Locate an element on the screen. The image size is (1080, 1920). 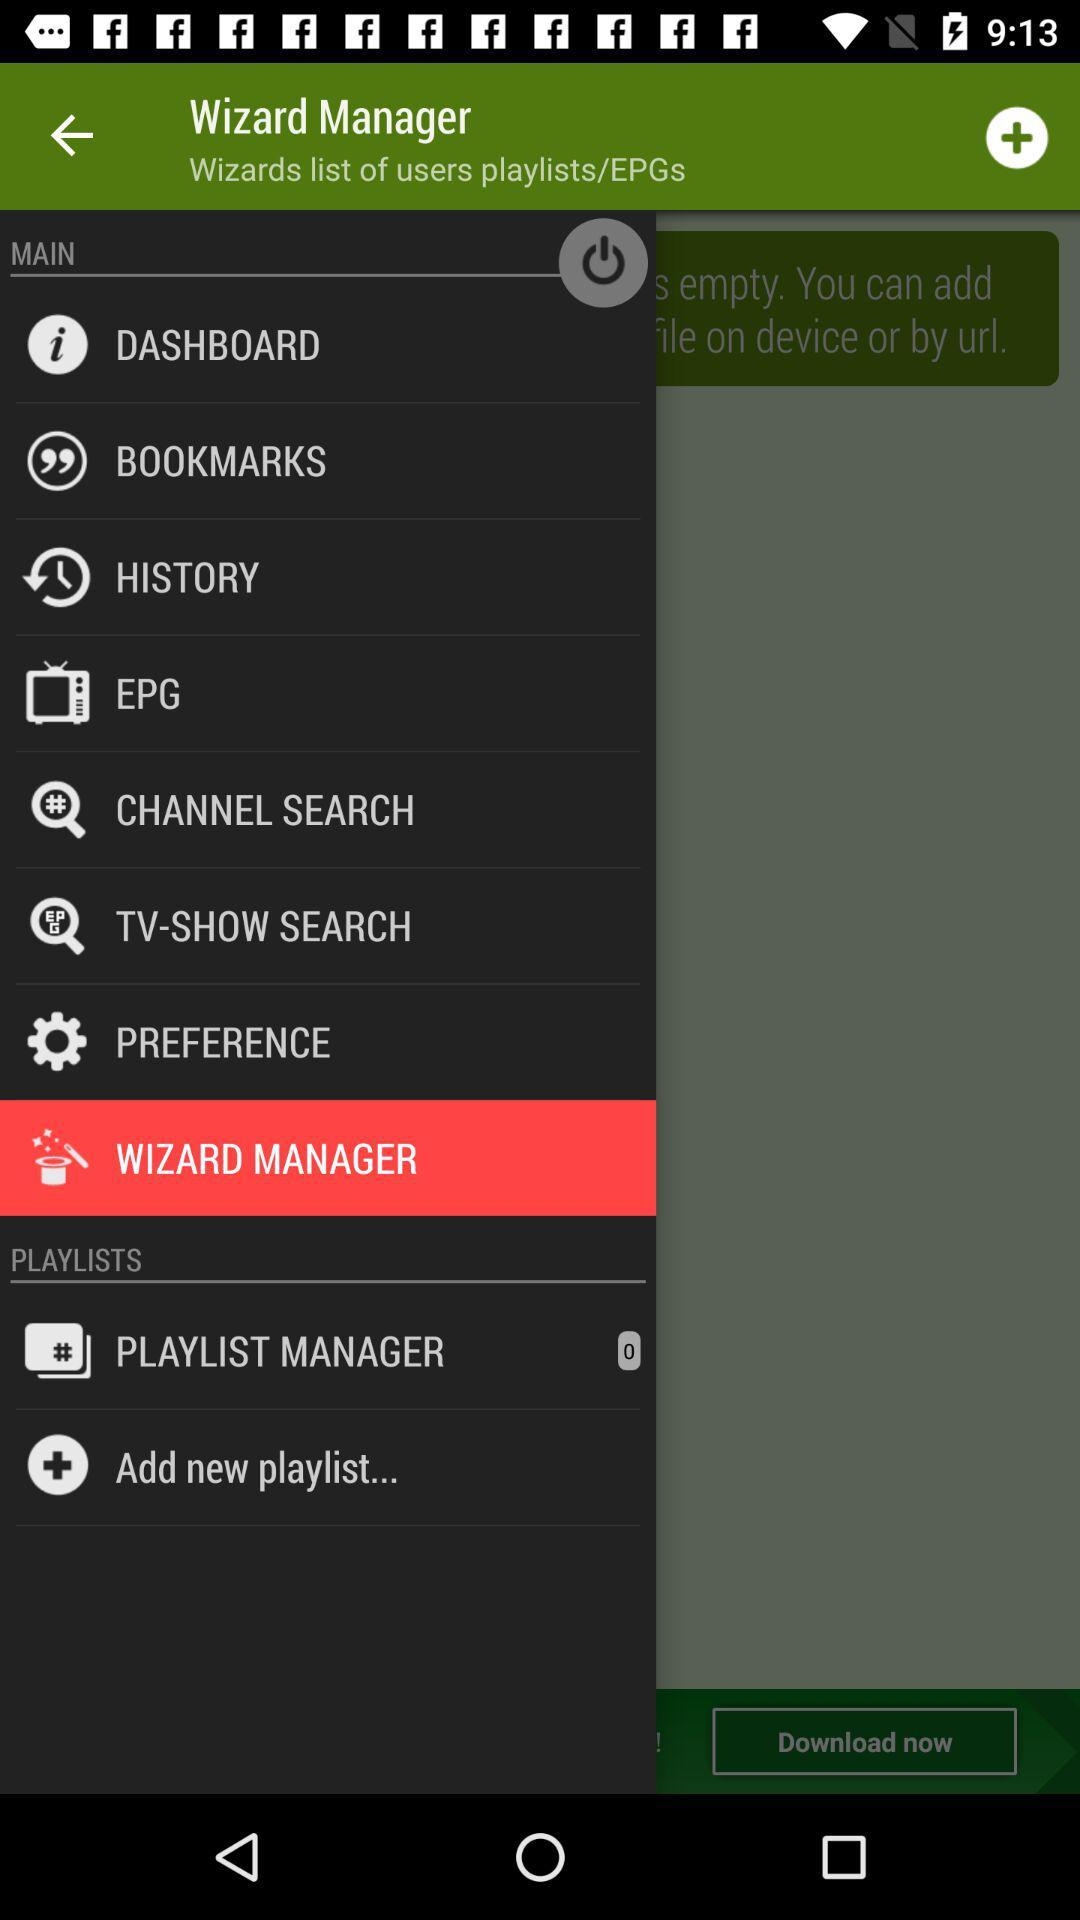
main menu is located at coordinates (540, 948).